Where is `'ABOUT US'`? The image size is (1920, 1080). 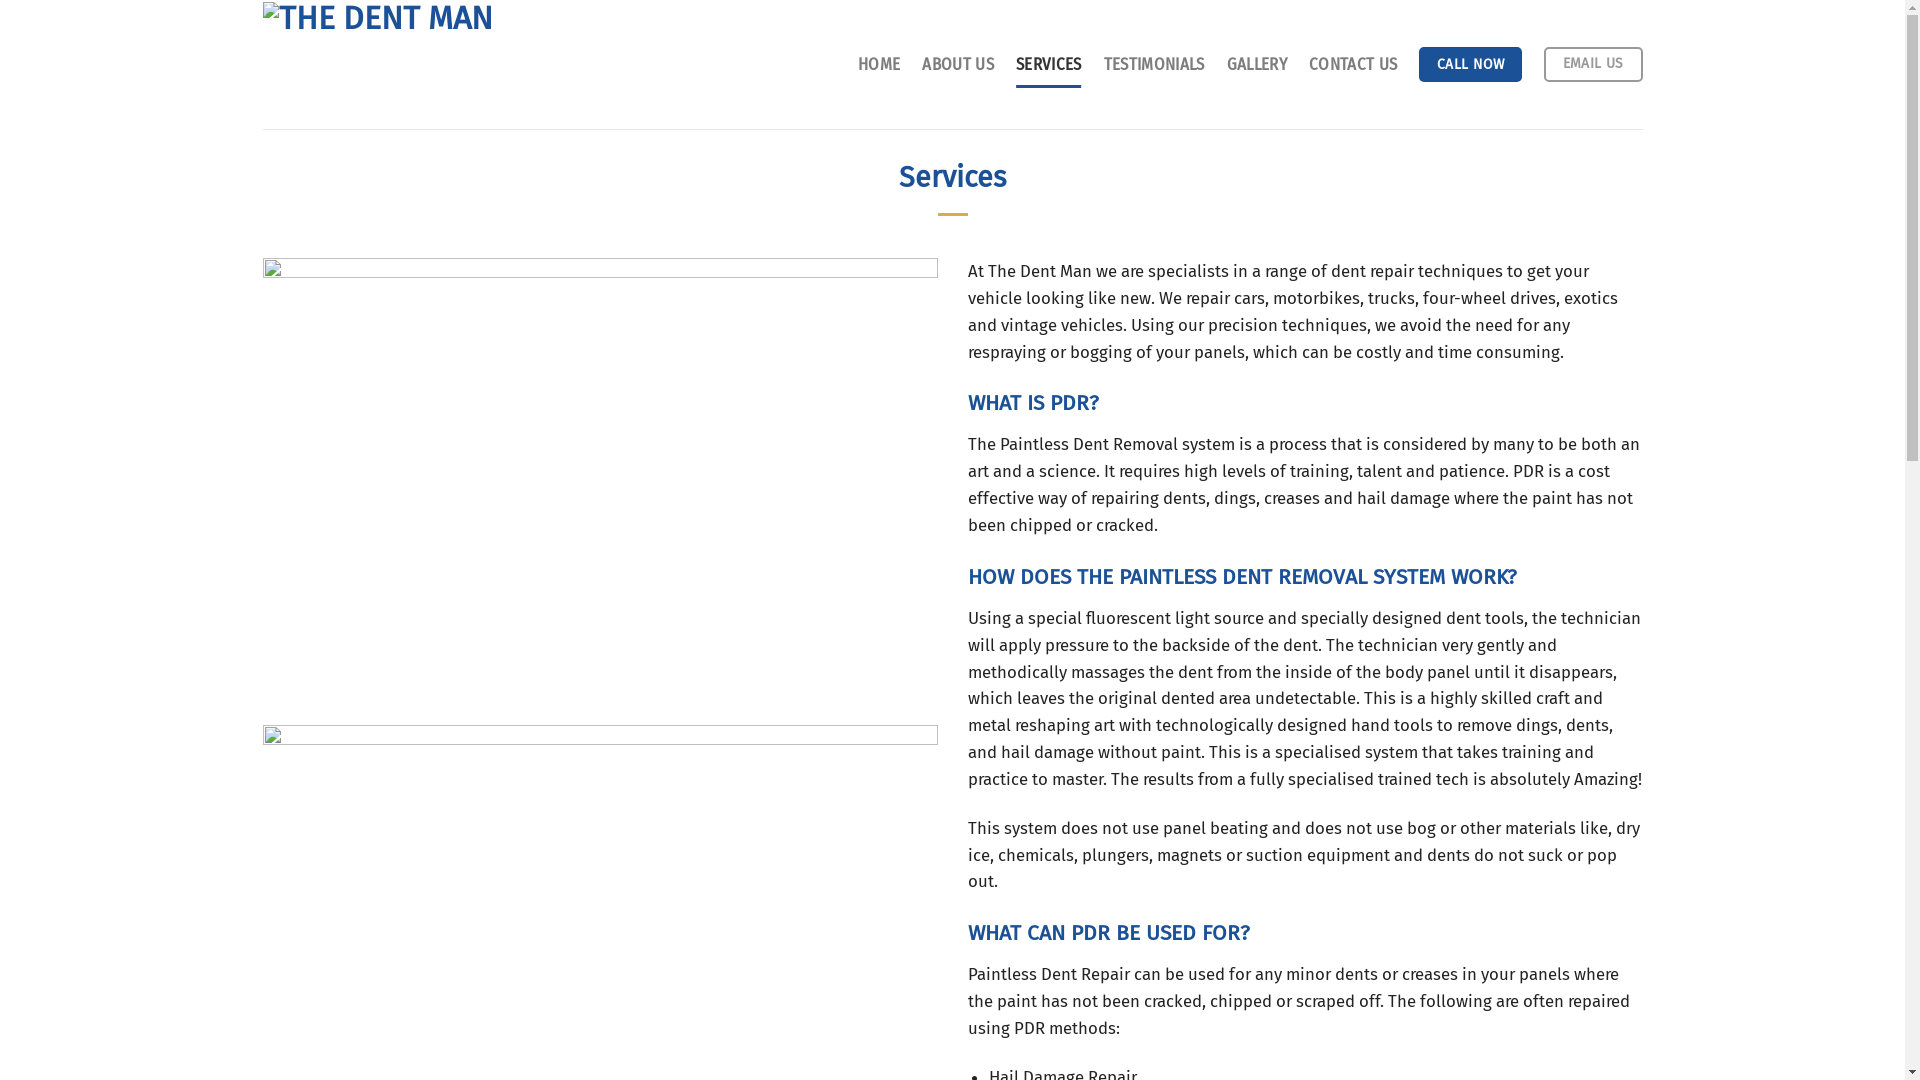
'ABOUT US' is located at coordinates (957, 63).